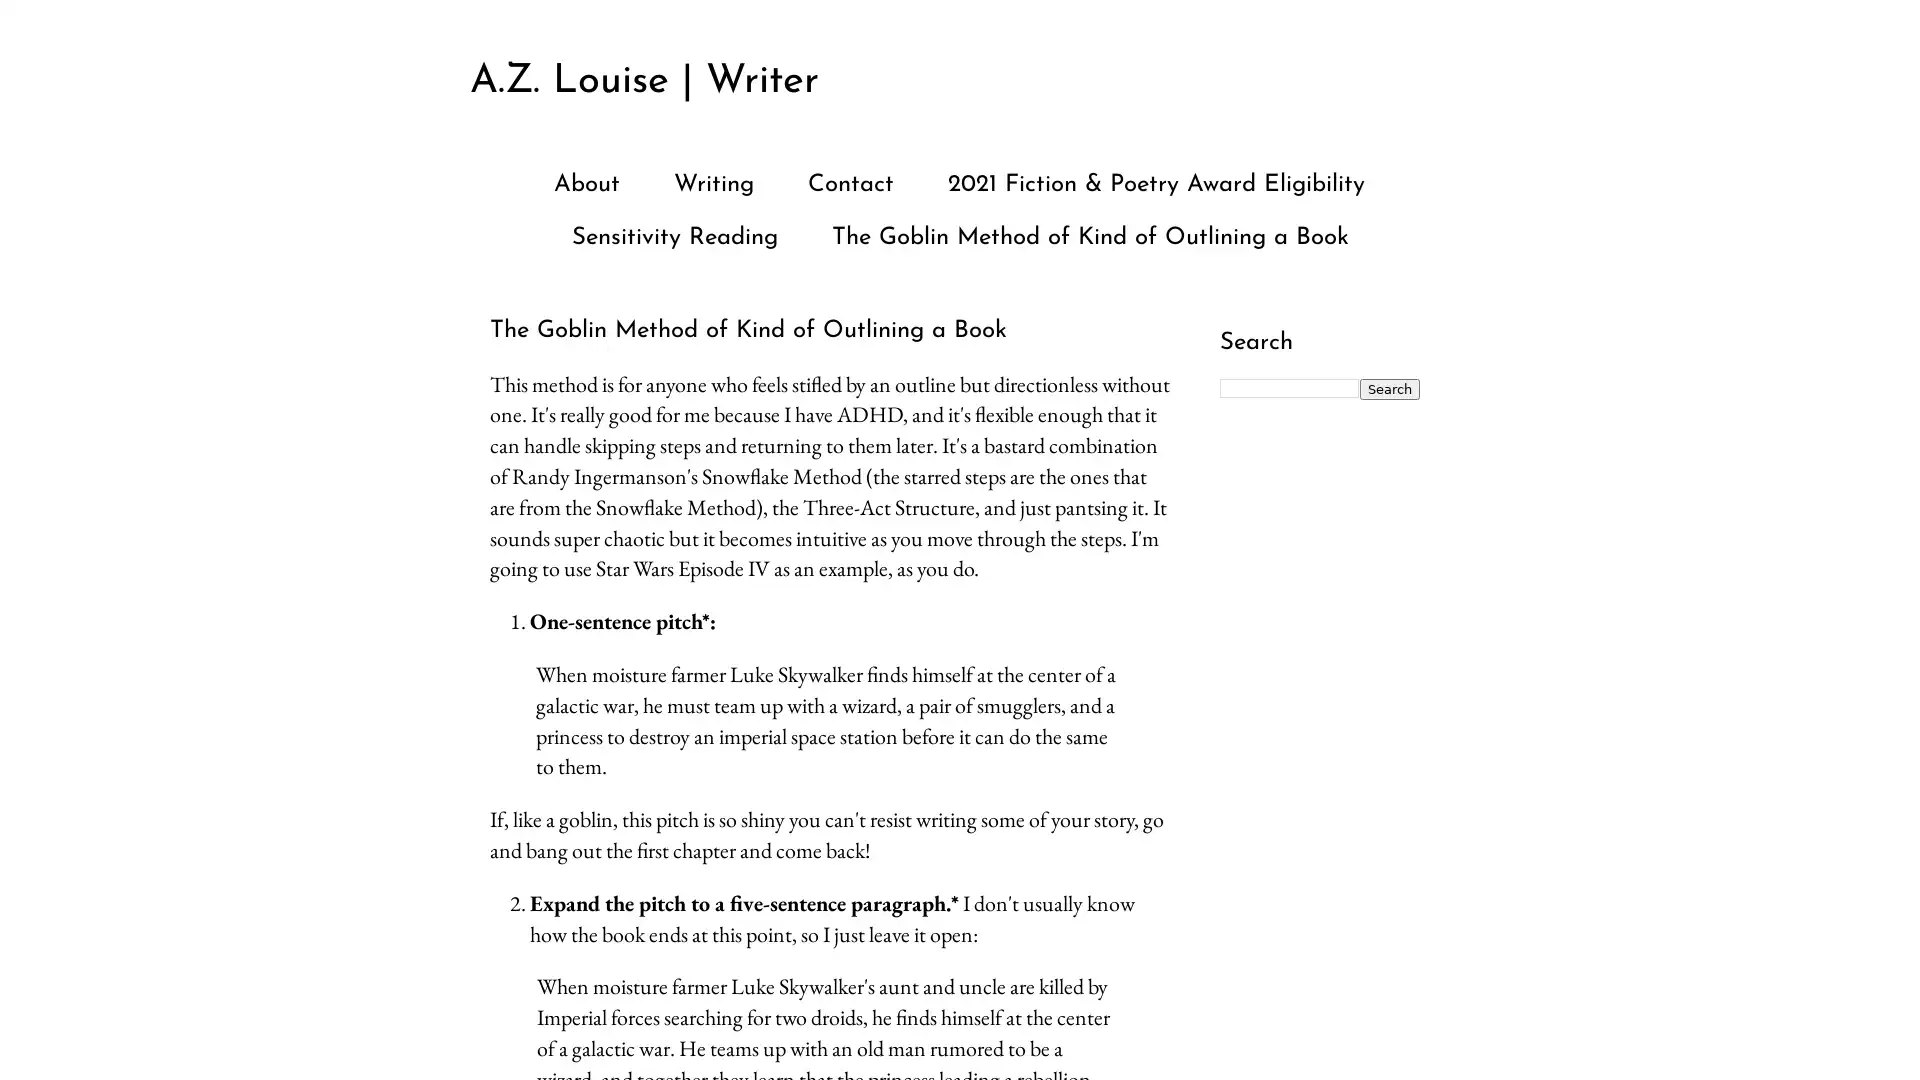 The image size is (1920, 1080). I want to click on Search, so click(1389, 388).